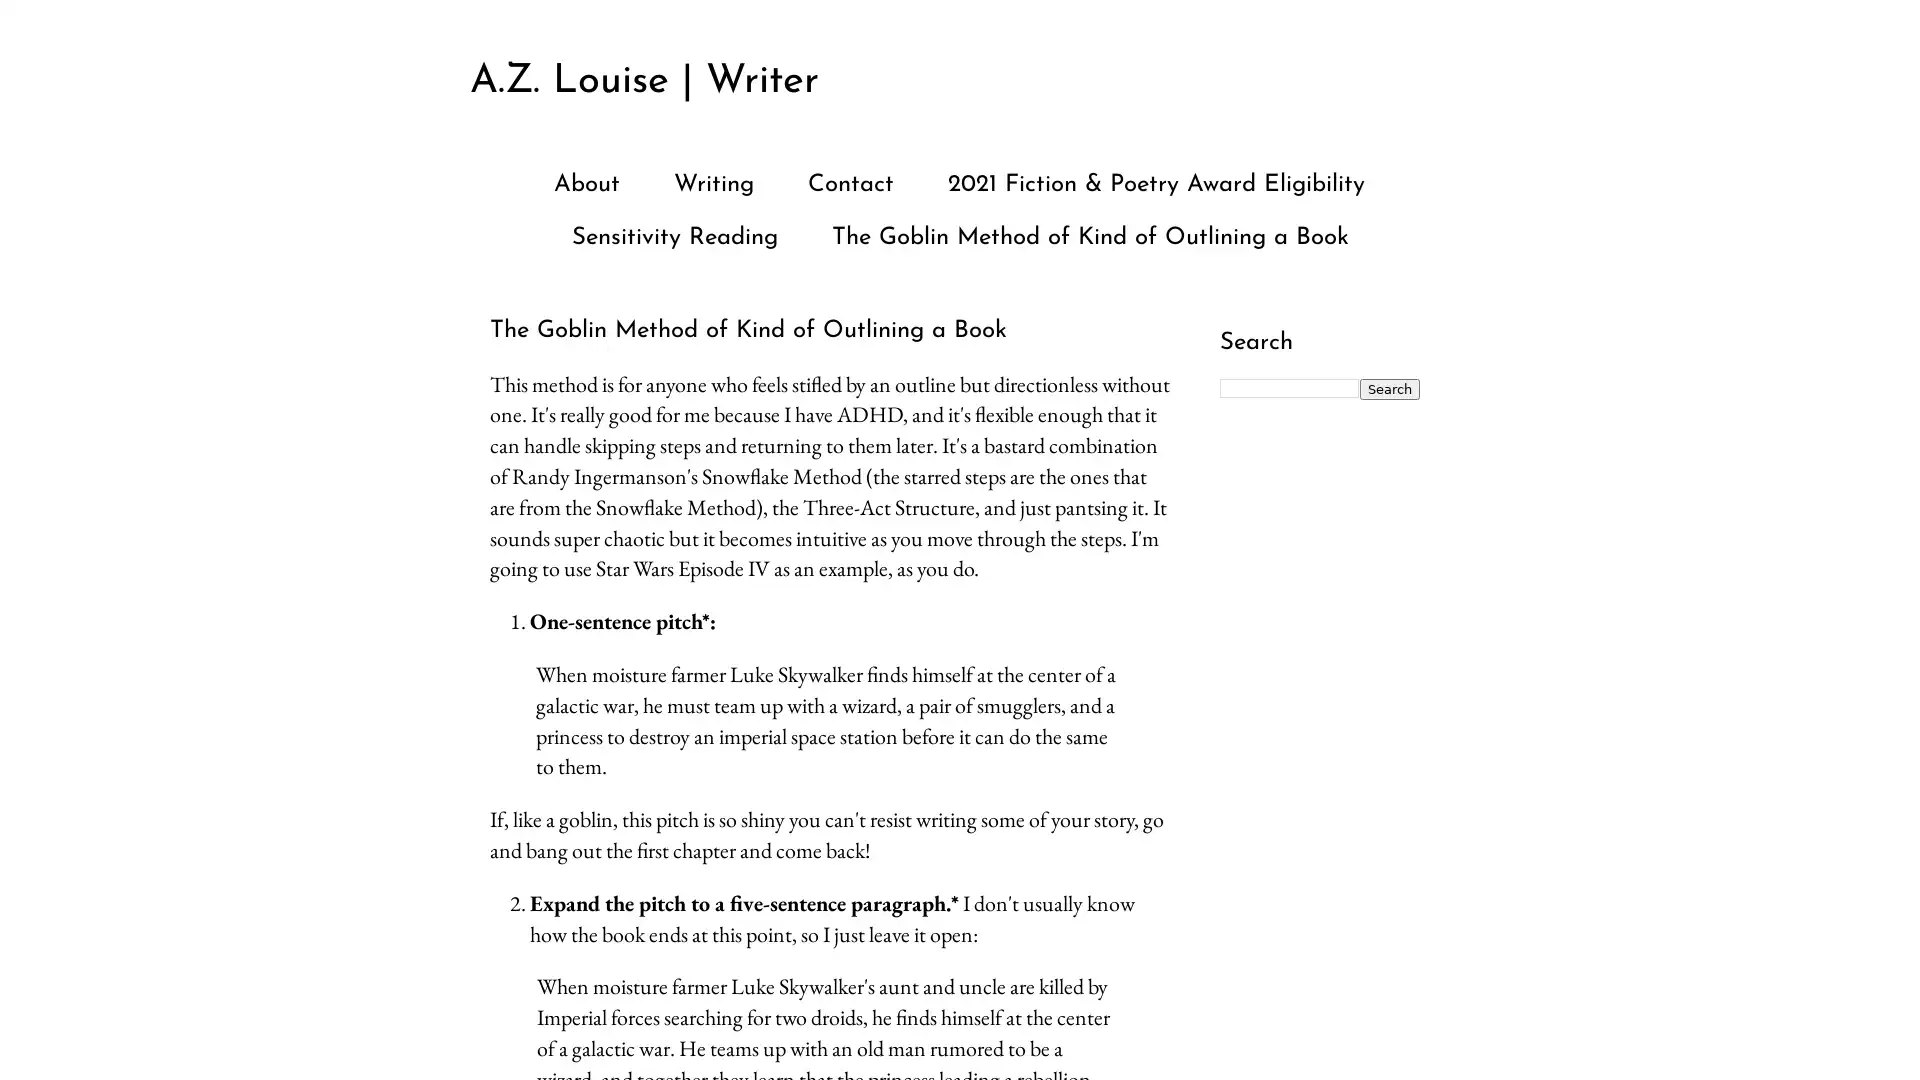 The image size is (1920, 1080). I want to click on Search, so click(1389, 388).